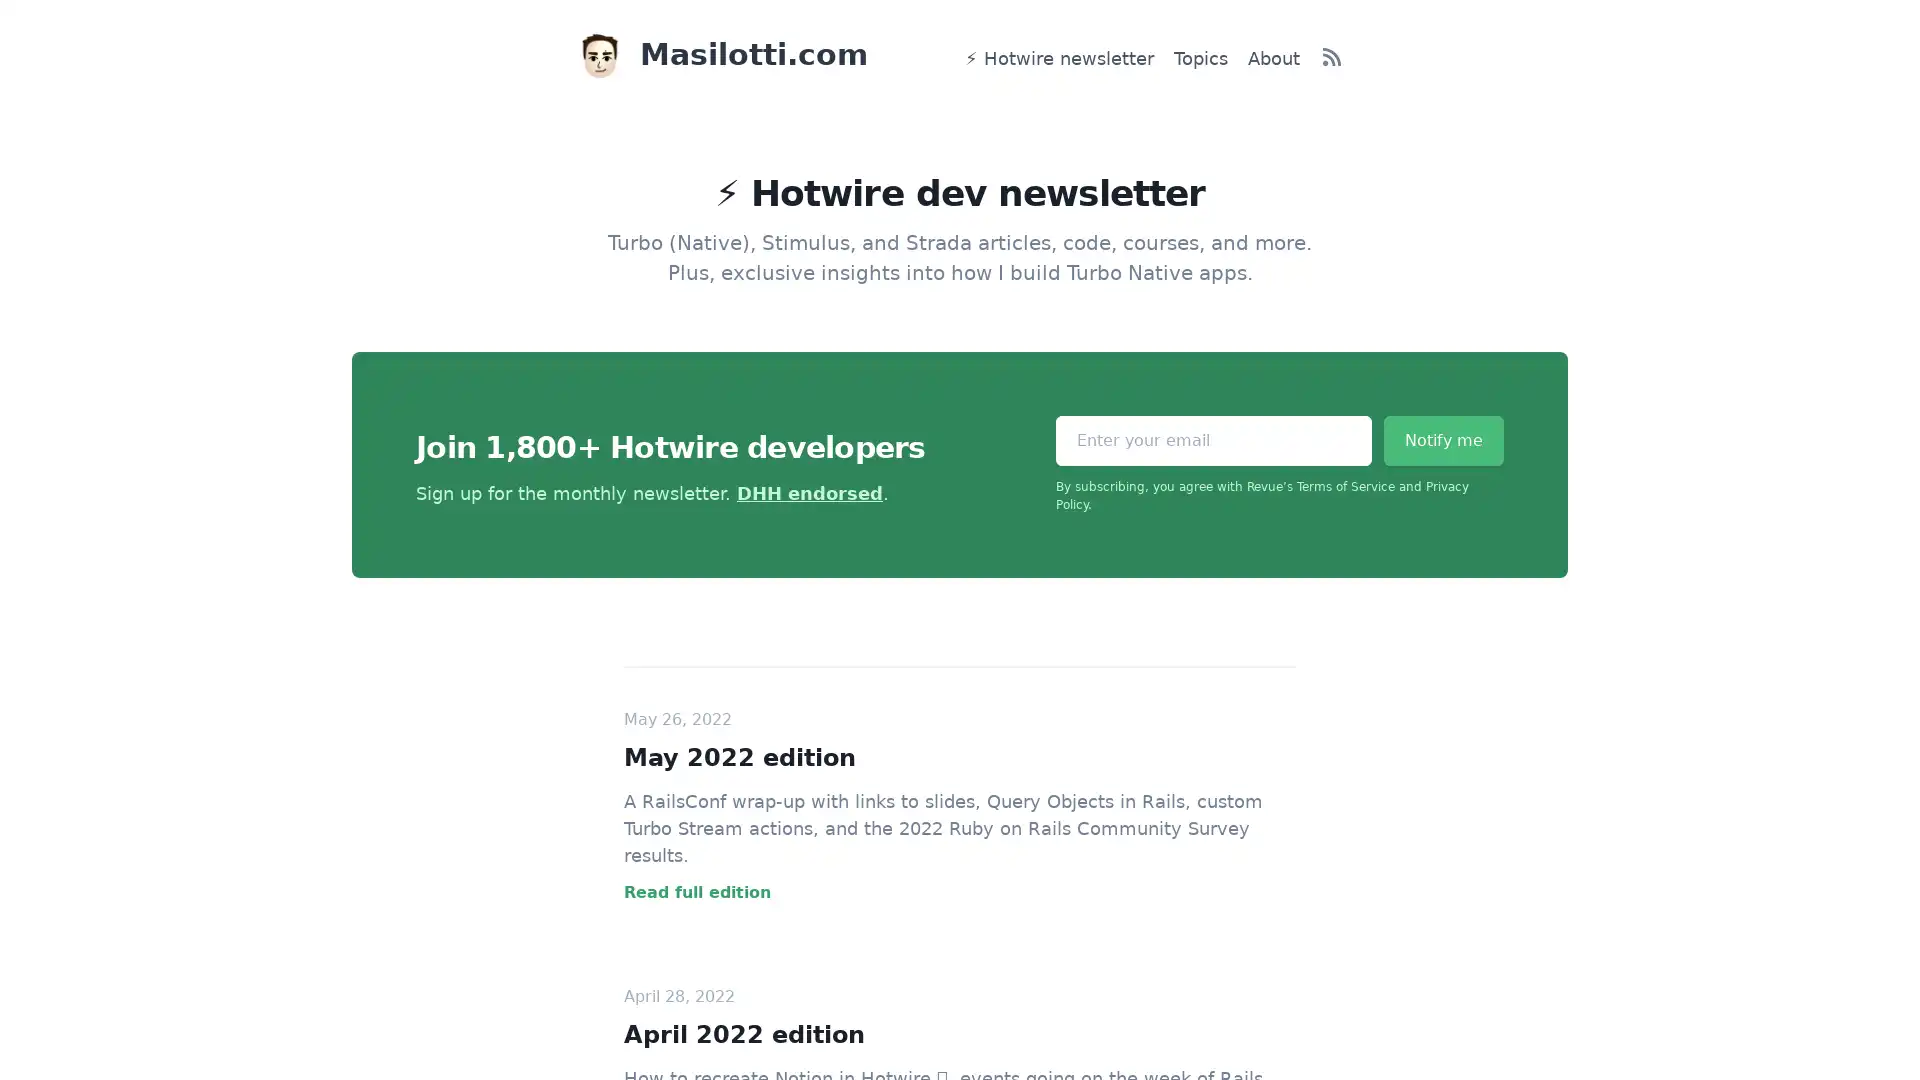  I want to click on Notify me, so click(1444, 439).